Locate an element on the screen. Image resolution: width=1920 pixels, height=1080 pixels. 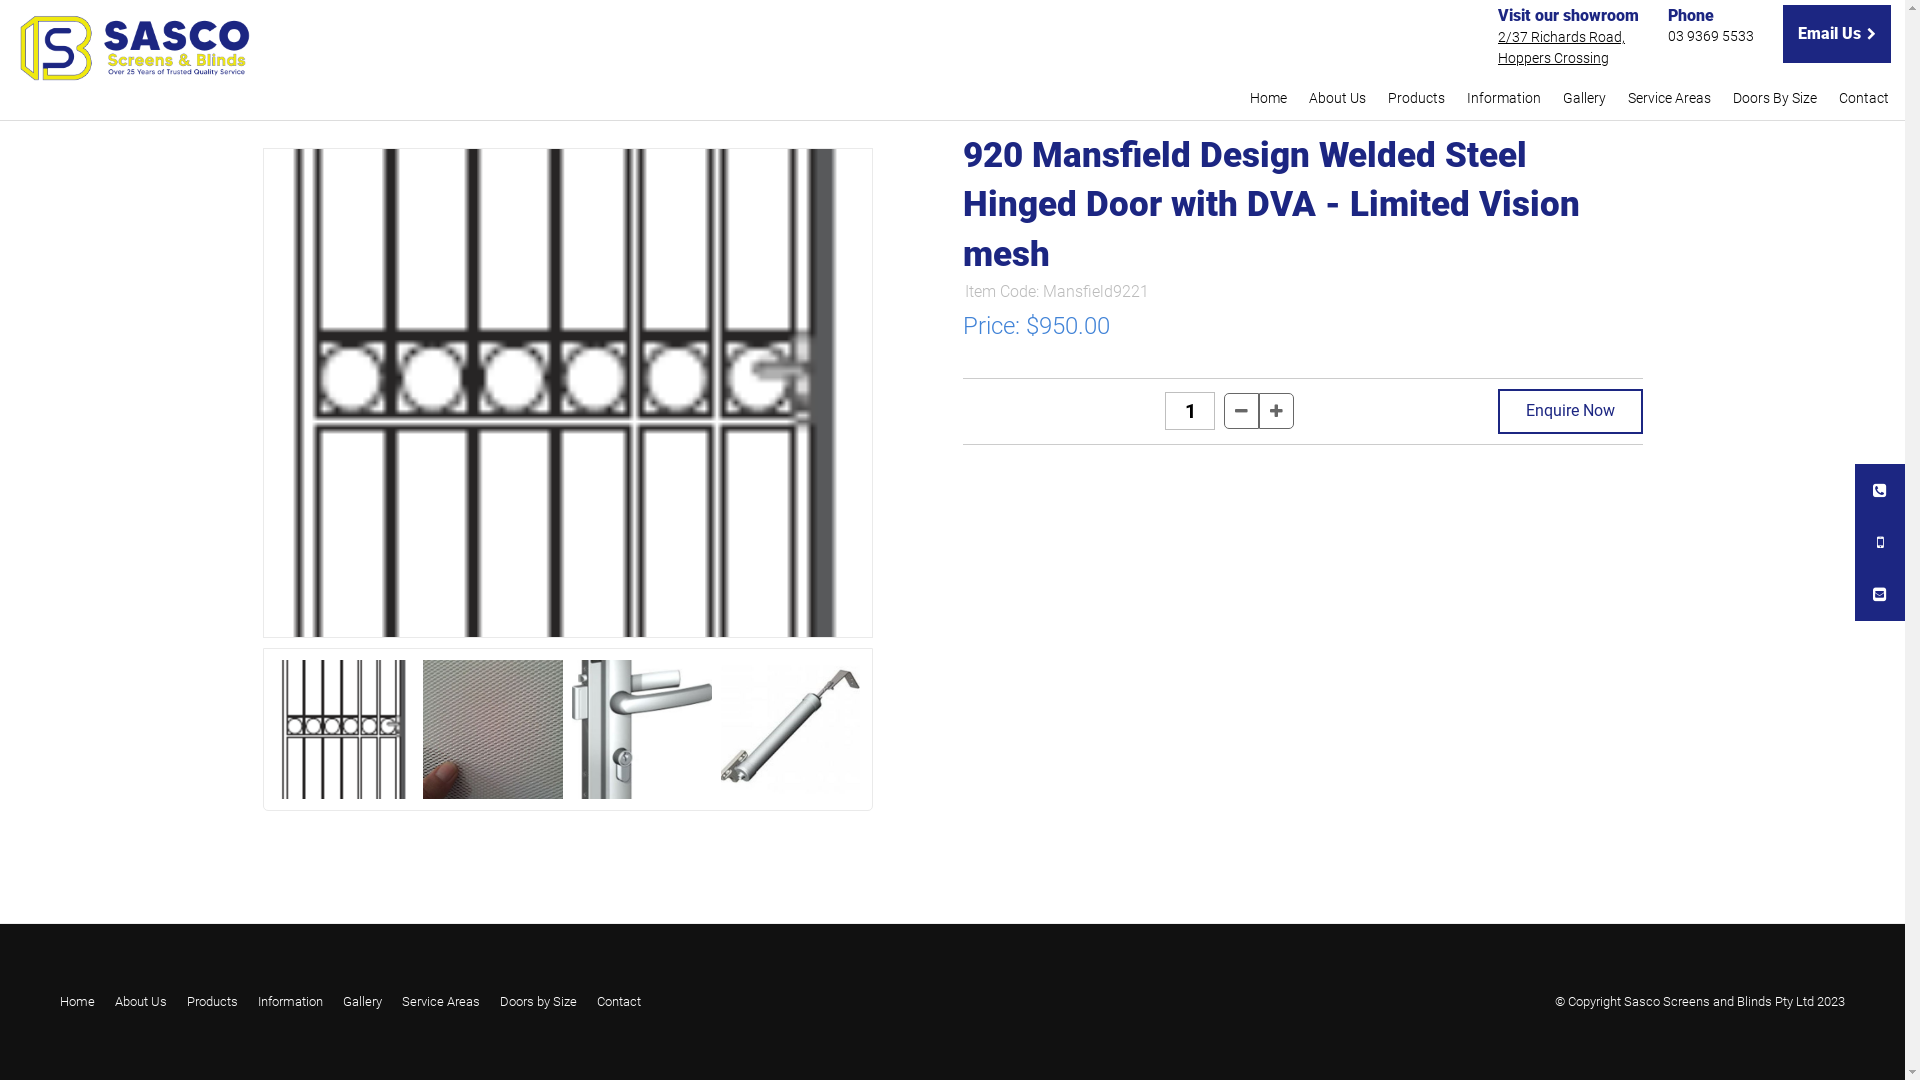
'2/37 Richards Road, is located at coordinates (1560, 46).